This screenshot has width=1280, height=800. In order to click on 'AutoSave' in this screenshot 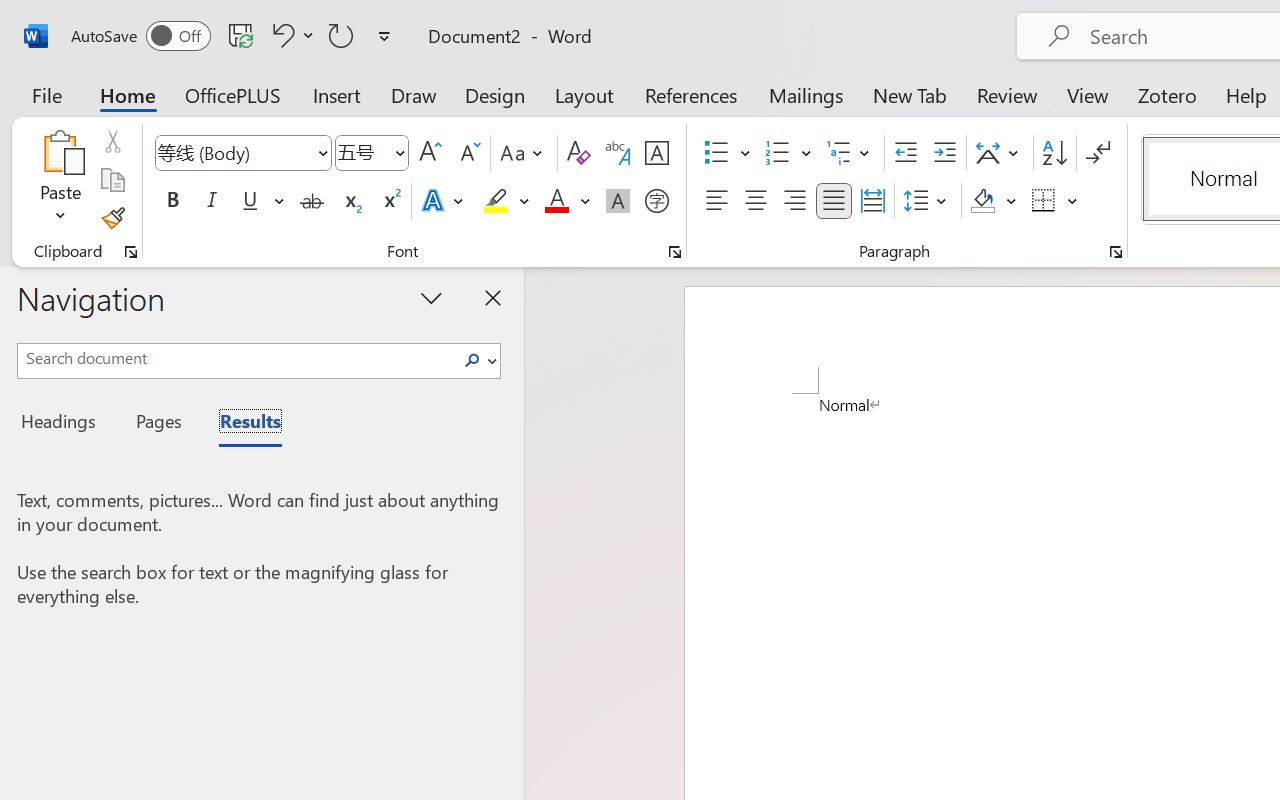, I will do `click(139, 35)`.